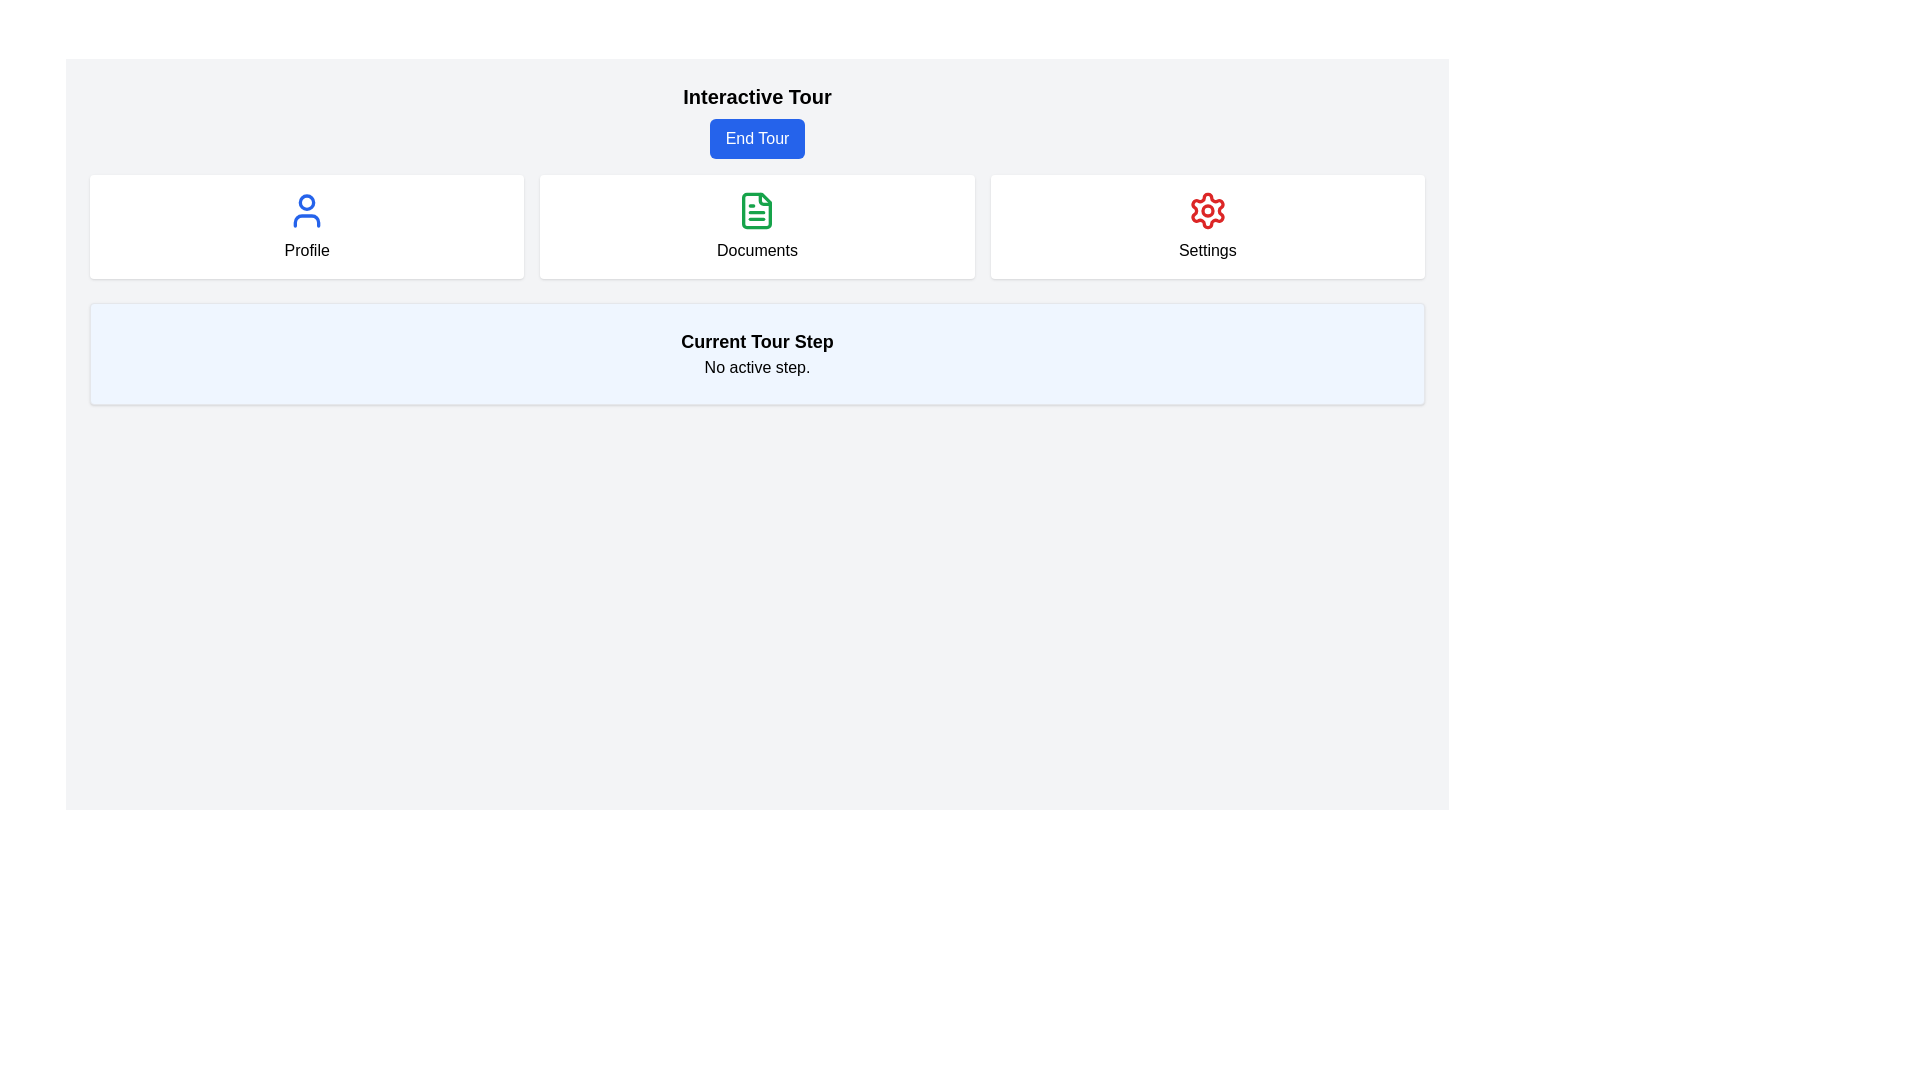  What do you see at coordinates (756, 226) in the screenshot?
I see `the 'Documents' card/button, which is the middle item in a grid layout between 'Profile' and 'Settings'` at bounding box center [756, 226].